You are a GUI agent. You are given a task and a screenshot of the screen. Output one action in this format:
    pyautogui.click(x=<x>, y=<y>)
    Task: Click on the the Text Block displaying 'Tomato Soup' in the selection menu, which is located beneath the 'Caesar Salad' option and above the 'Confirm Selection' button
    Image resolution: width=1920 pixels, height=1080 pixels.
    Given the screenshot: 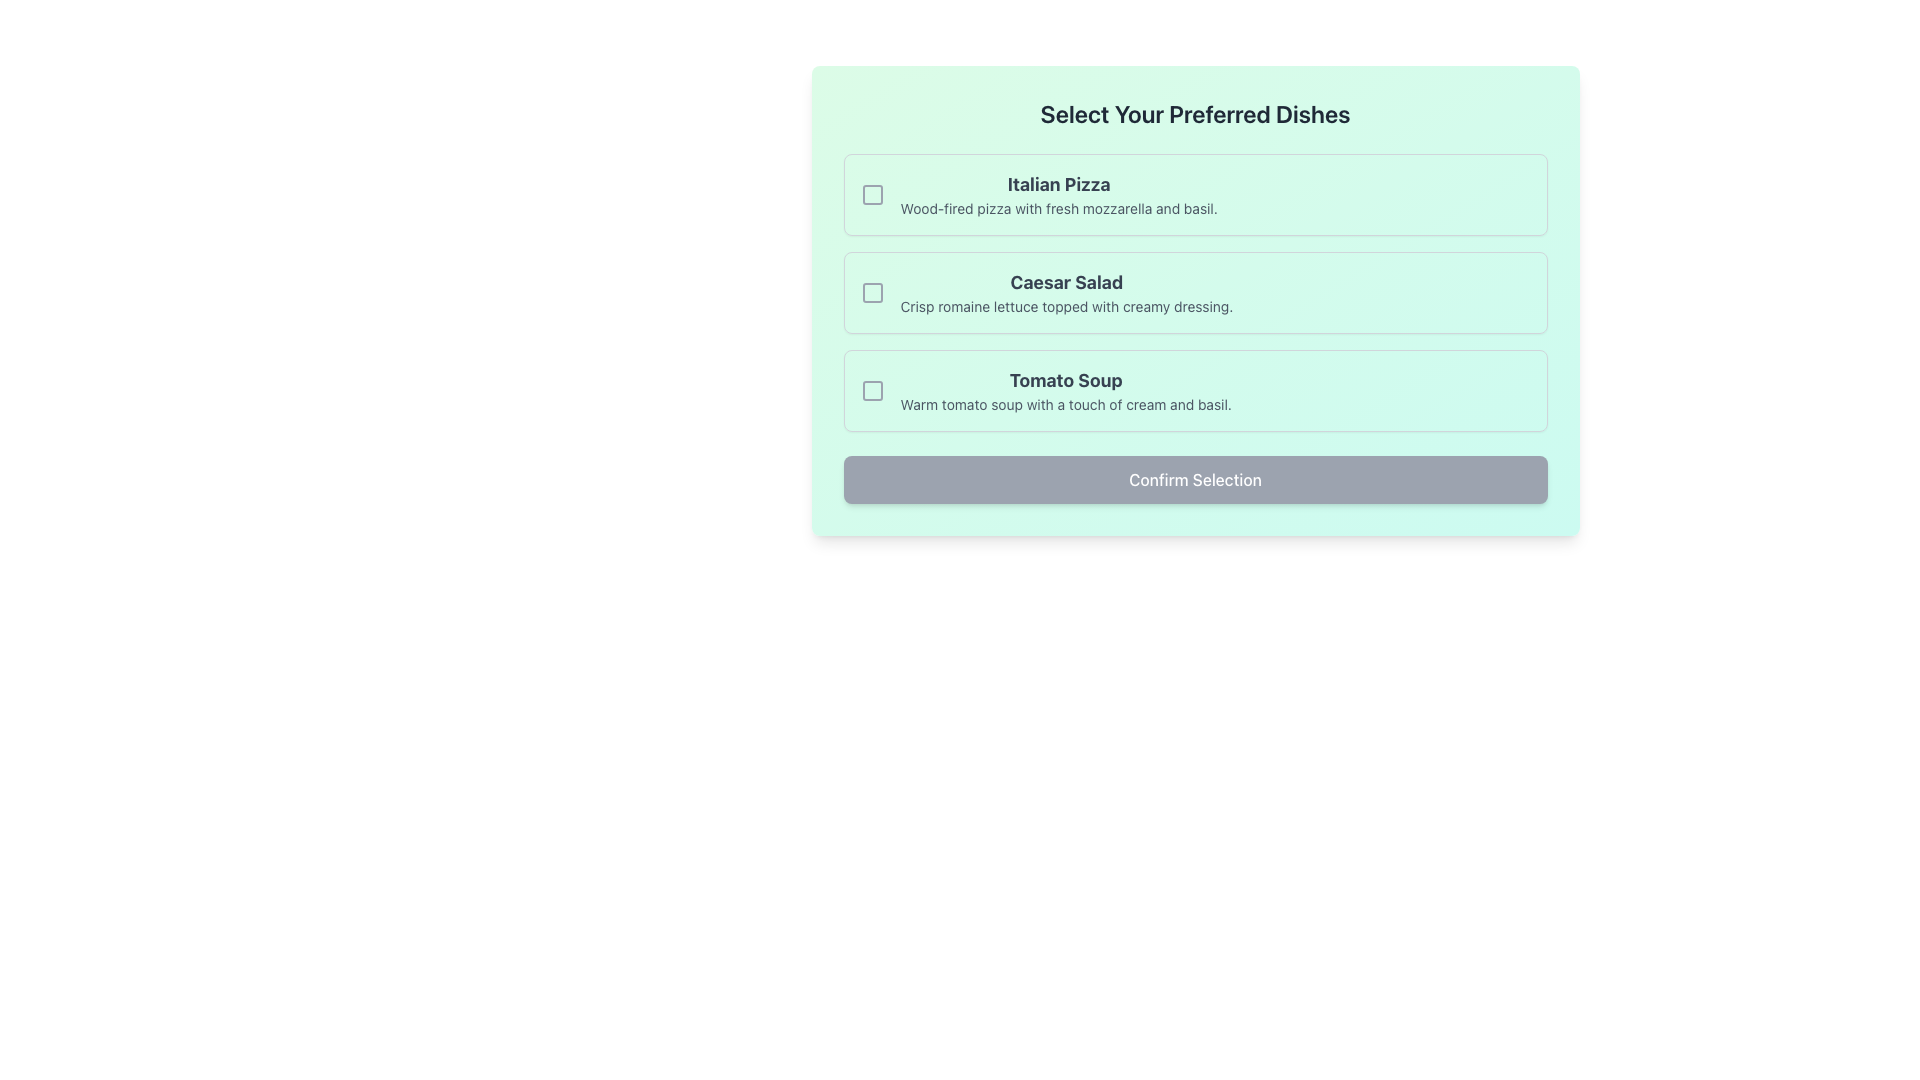 What is the action you would take?
    pyautogui.click(x=1065, y=390)
    